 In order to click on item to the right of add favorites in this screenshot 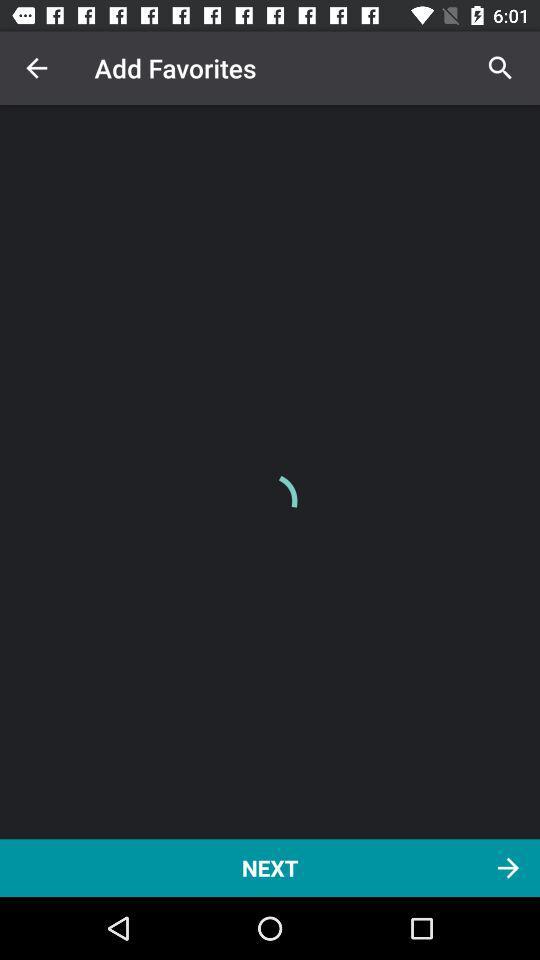, I will do `click(499, 68)`.